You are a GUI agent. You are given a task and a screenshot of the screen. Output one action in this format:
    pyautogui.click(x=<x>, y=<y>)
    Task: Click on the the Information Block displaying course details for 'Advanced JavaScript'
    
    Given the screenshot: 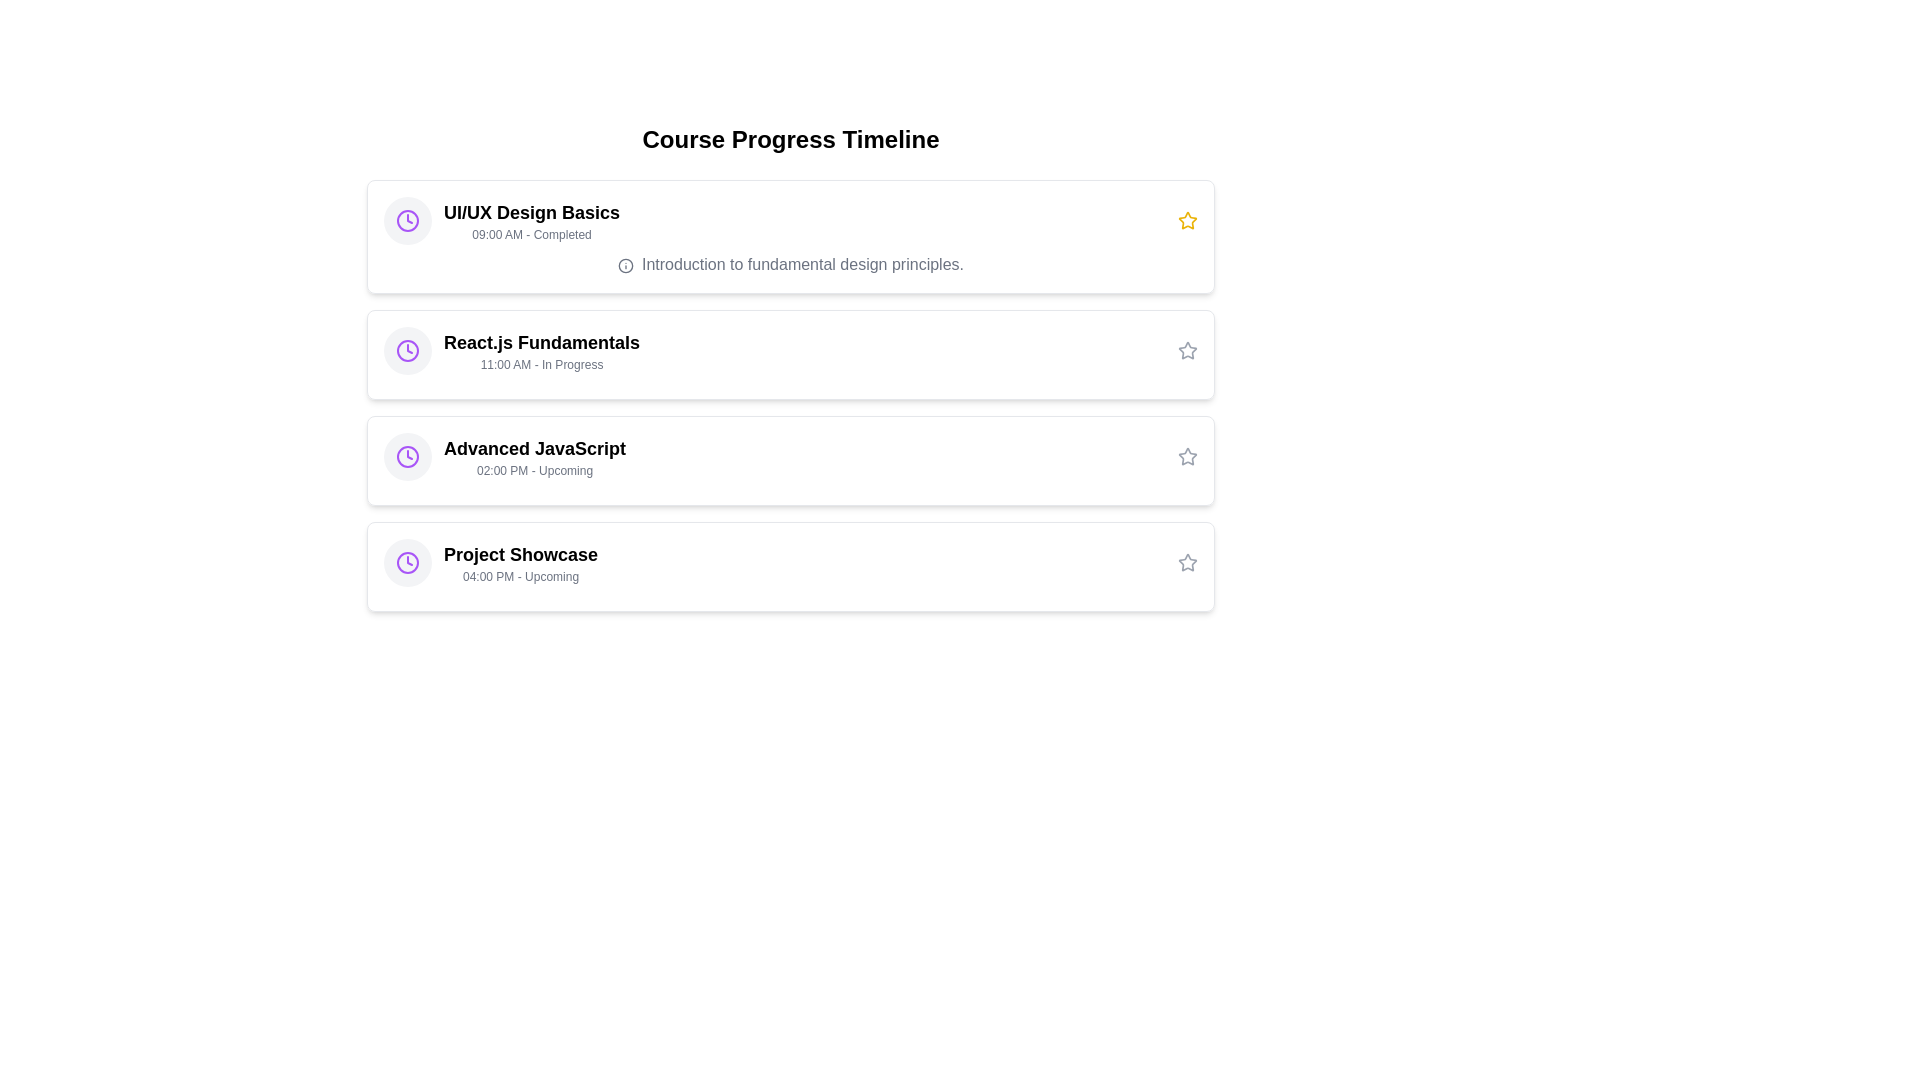 What is the action you would take?
    pyautogui.click(x=504, y=456)
    